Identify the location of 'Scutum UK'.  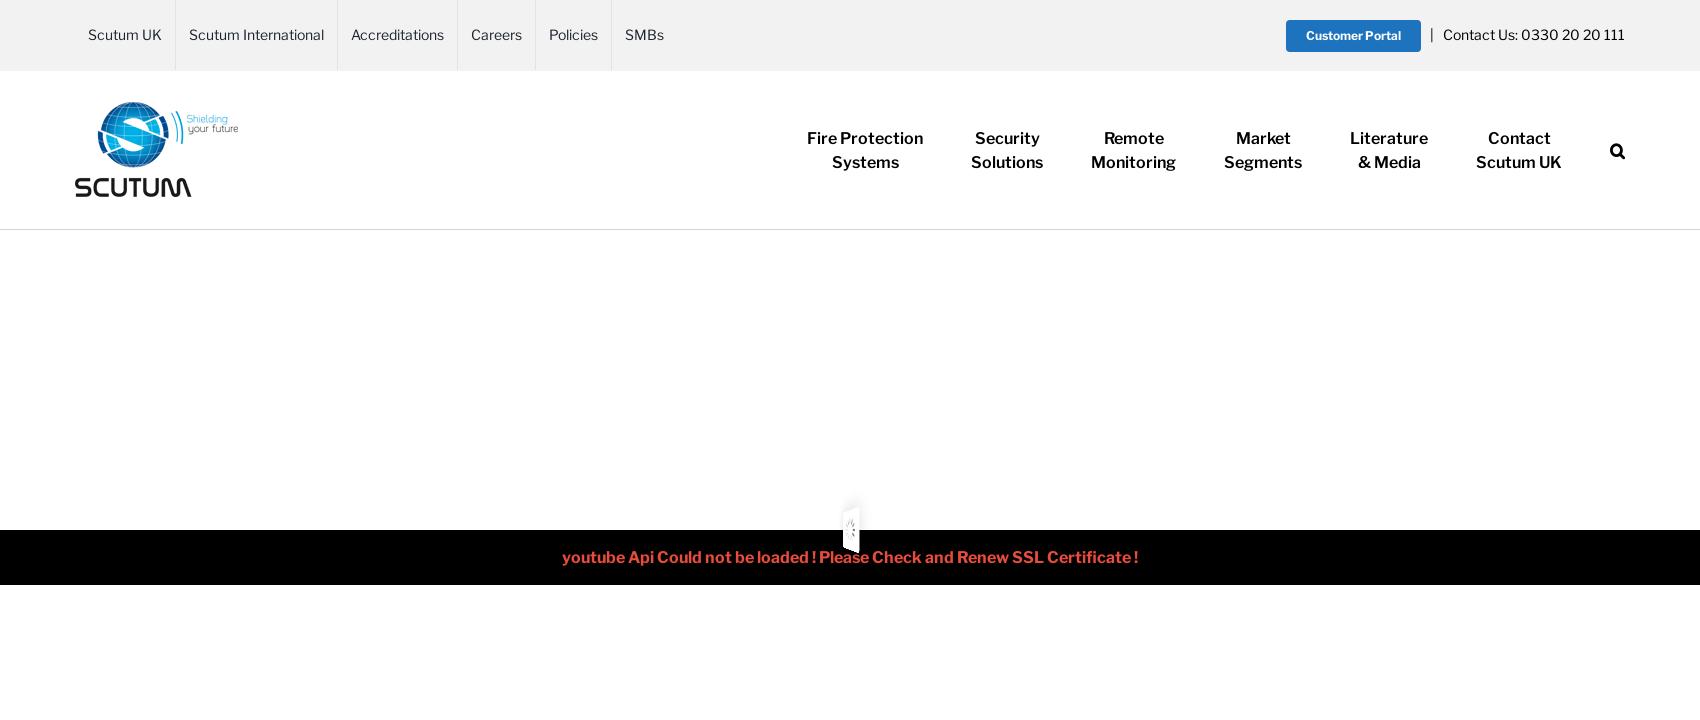
(1518, 161).